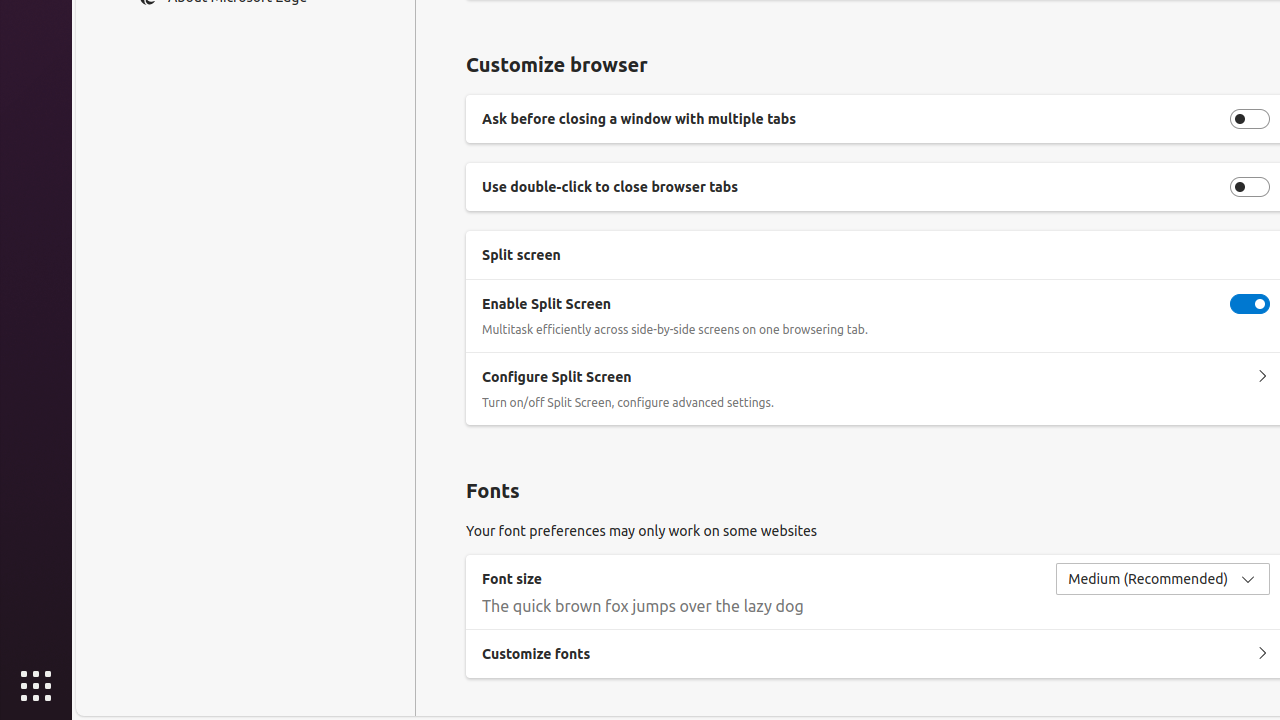 The height and width of the screenshot is (720, 1280). I want to click on 'Enable Split Screen', so click(1249, 303).